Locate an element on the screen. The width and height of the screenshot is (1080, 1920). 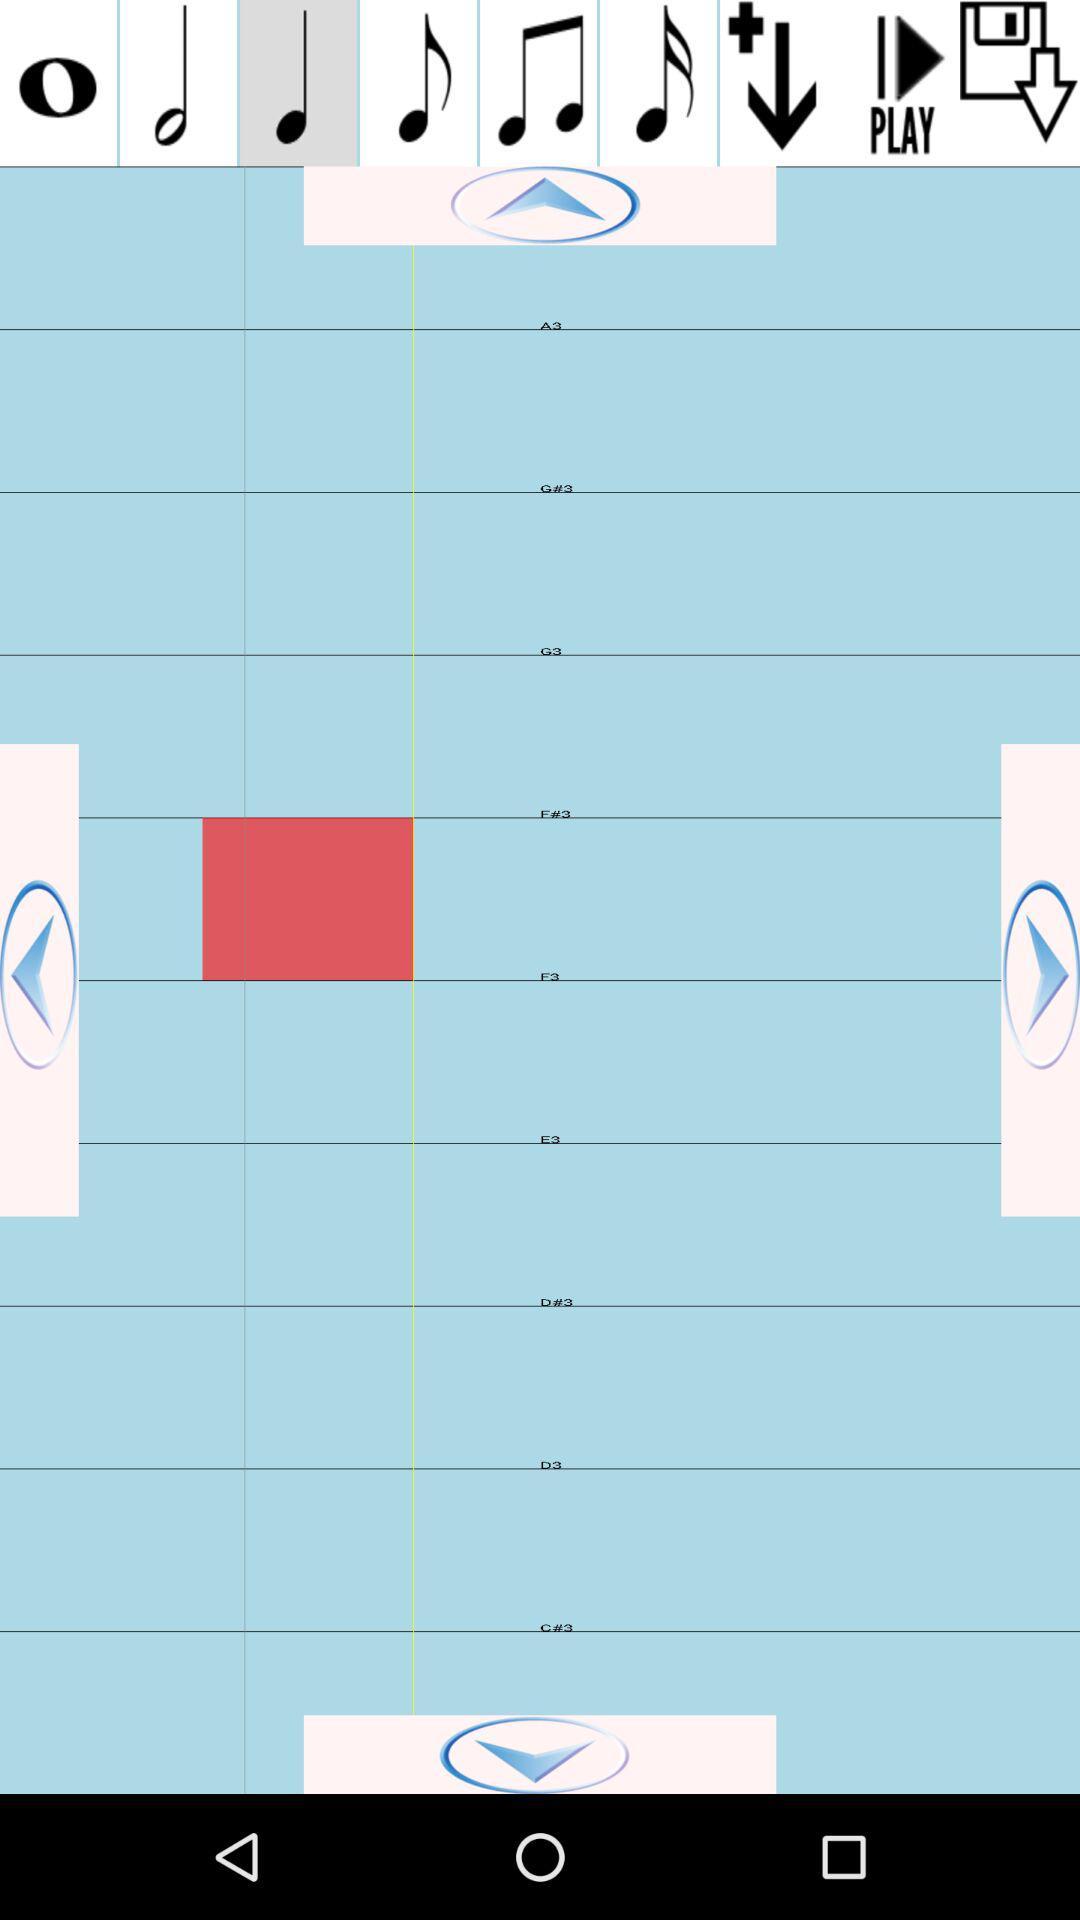
place quarter note is located at coordinates (298, 82).